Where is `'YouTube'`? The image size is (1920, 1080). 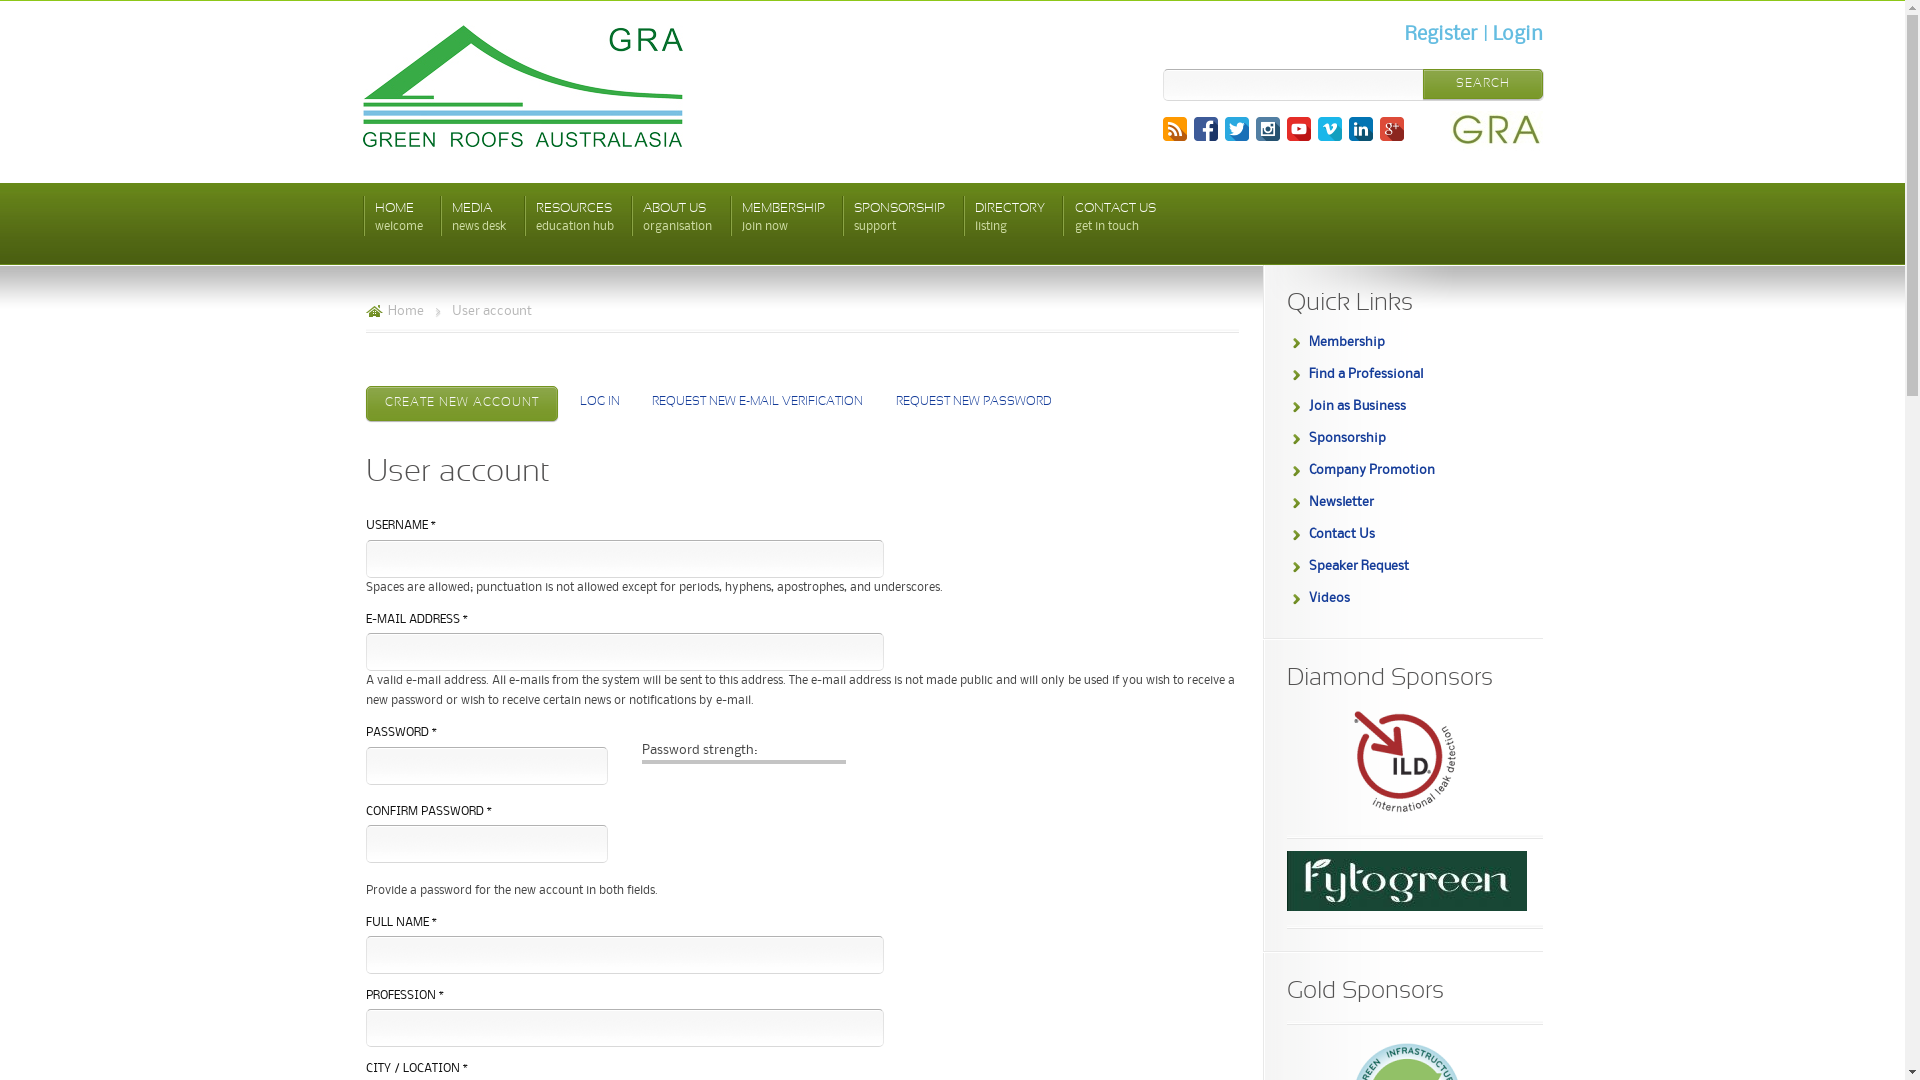 'YouTube' is located at coordinates (1301, 131).